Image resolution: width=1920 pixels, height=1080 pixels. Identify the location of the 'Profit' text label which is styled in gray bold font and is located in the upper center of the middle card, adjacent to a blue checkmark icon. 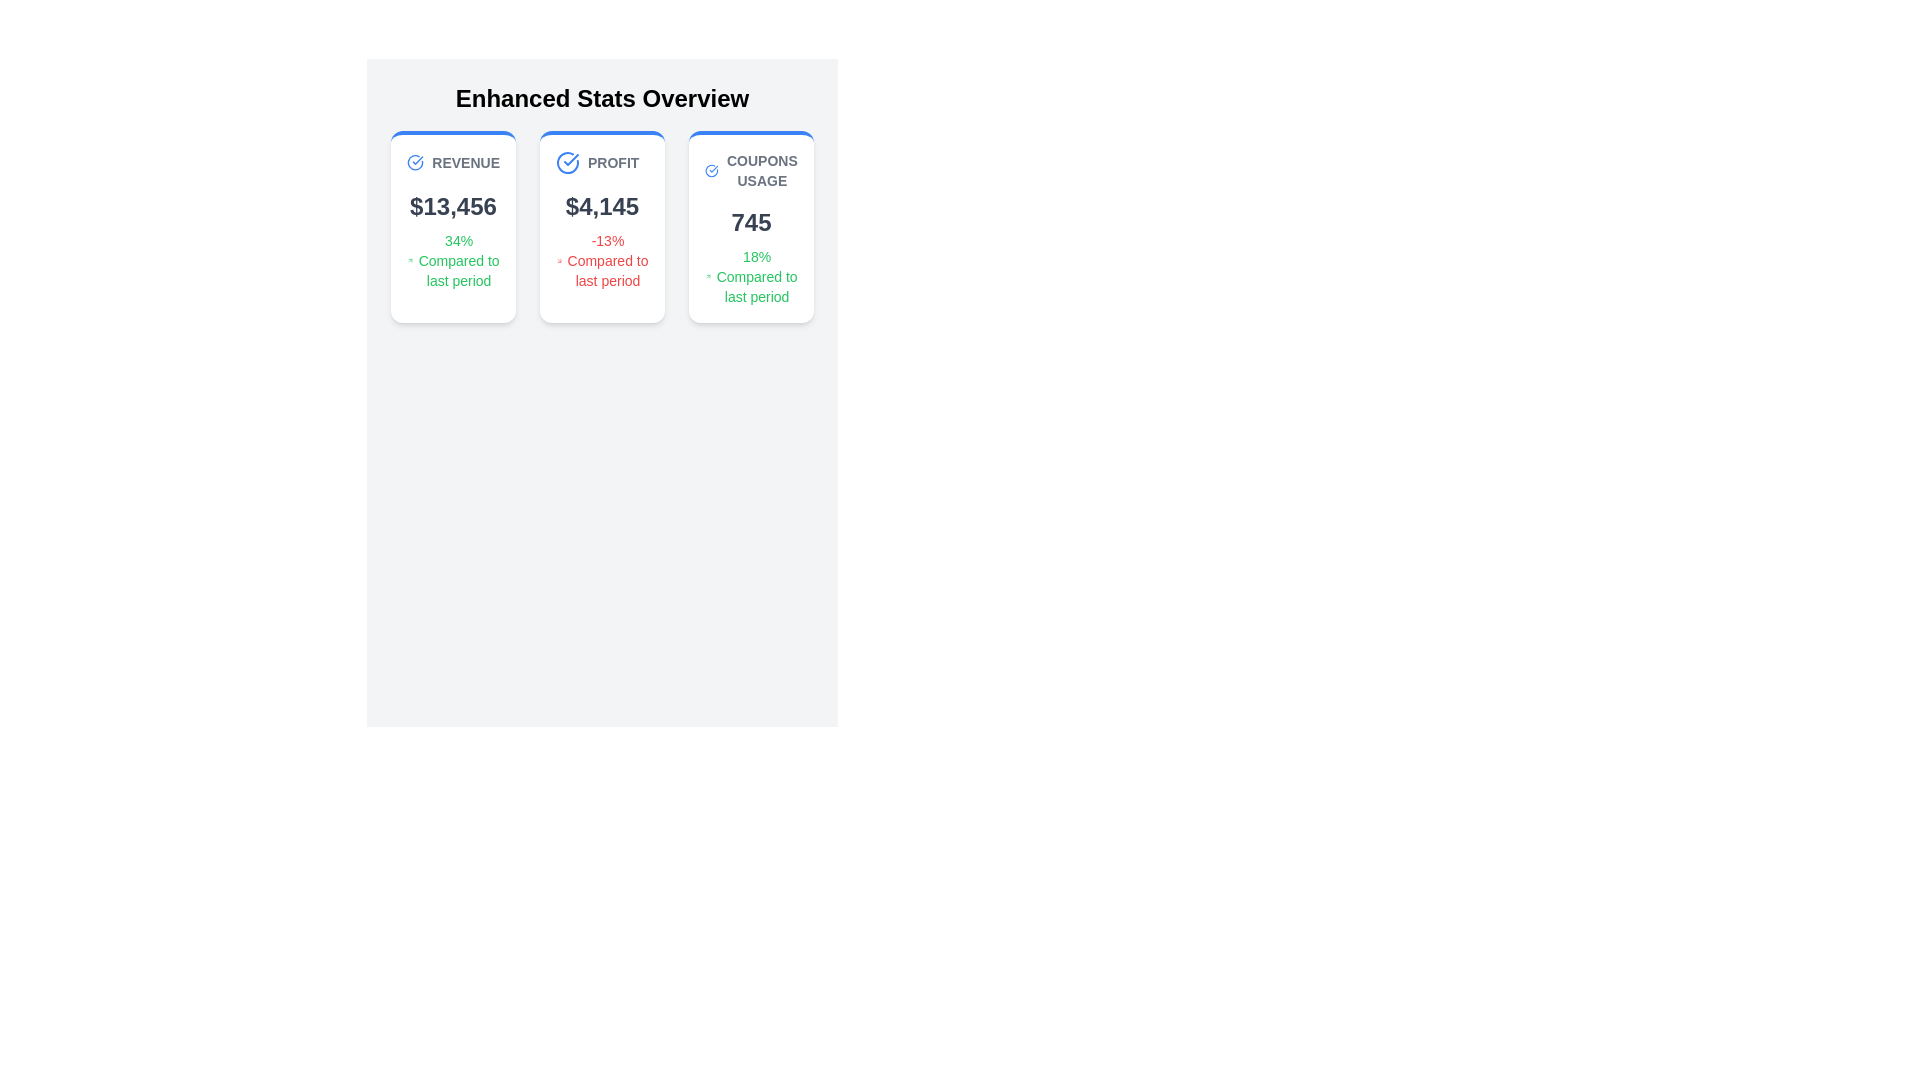
(601, 161).